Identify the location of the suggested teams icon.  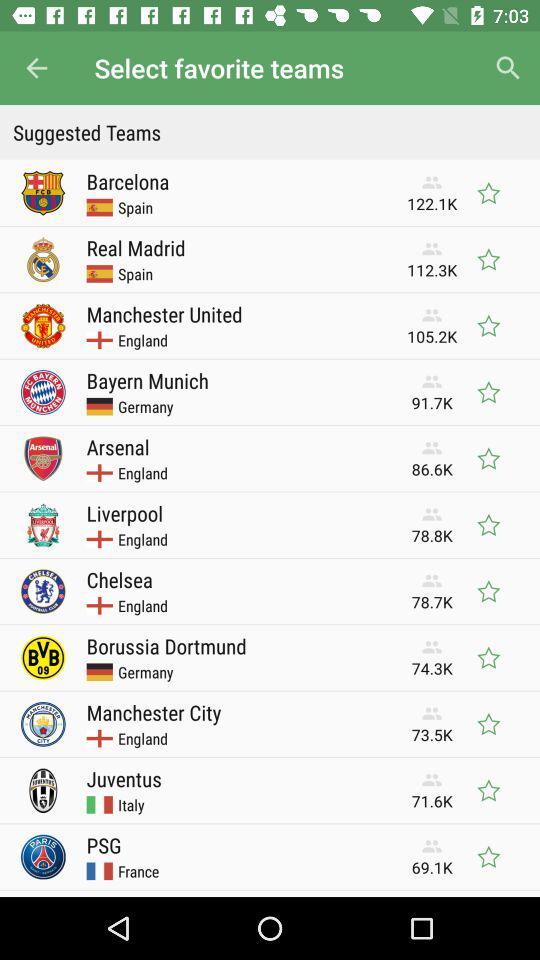
(270, 131).